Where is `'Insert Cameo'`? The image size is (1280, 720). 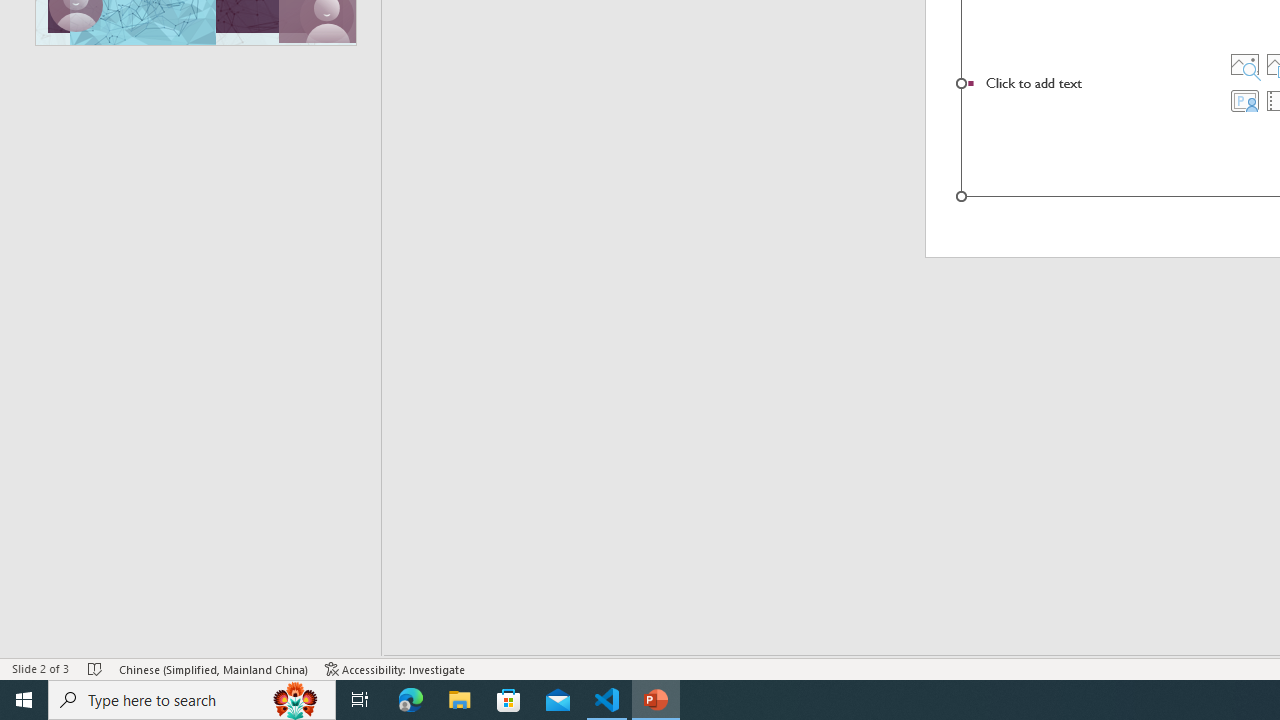 'Insert Cameo' is located at coordinates (1243, 100).